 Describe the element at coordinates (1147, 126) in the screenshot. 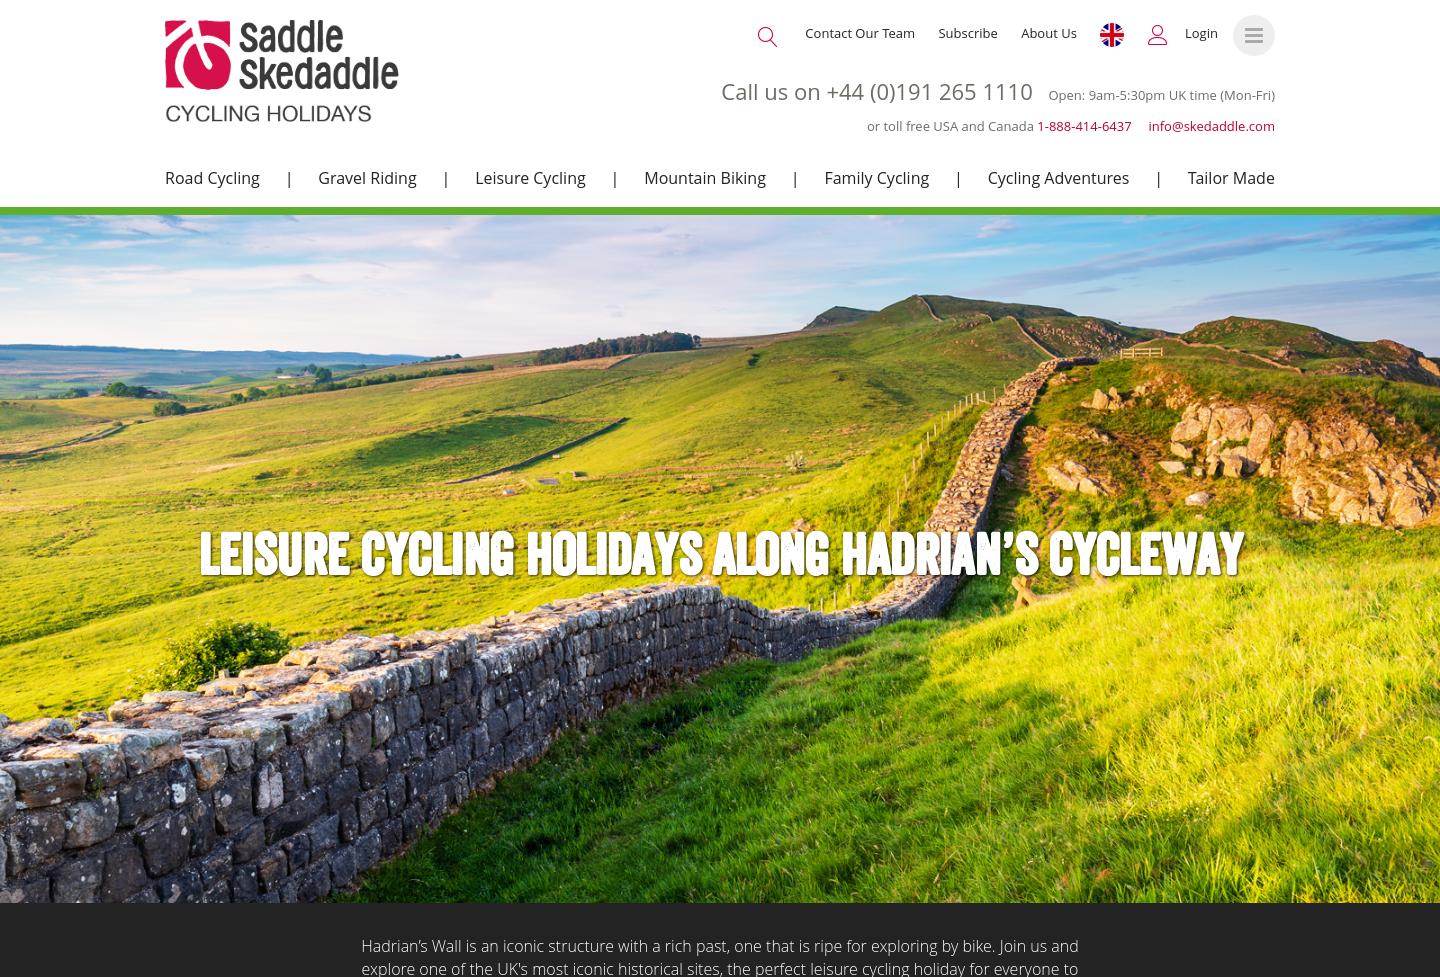

I see `'info@skedaddle.com'` at that location.